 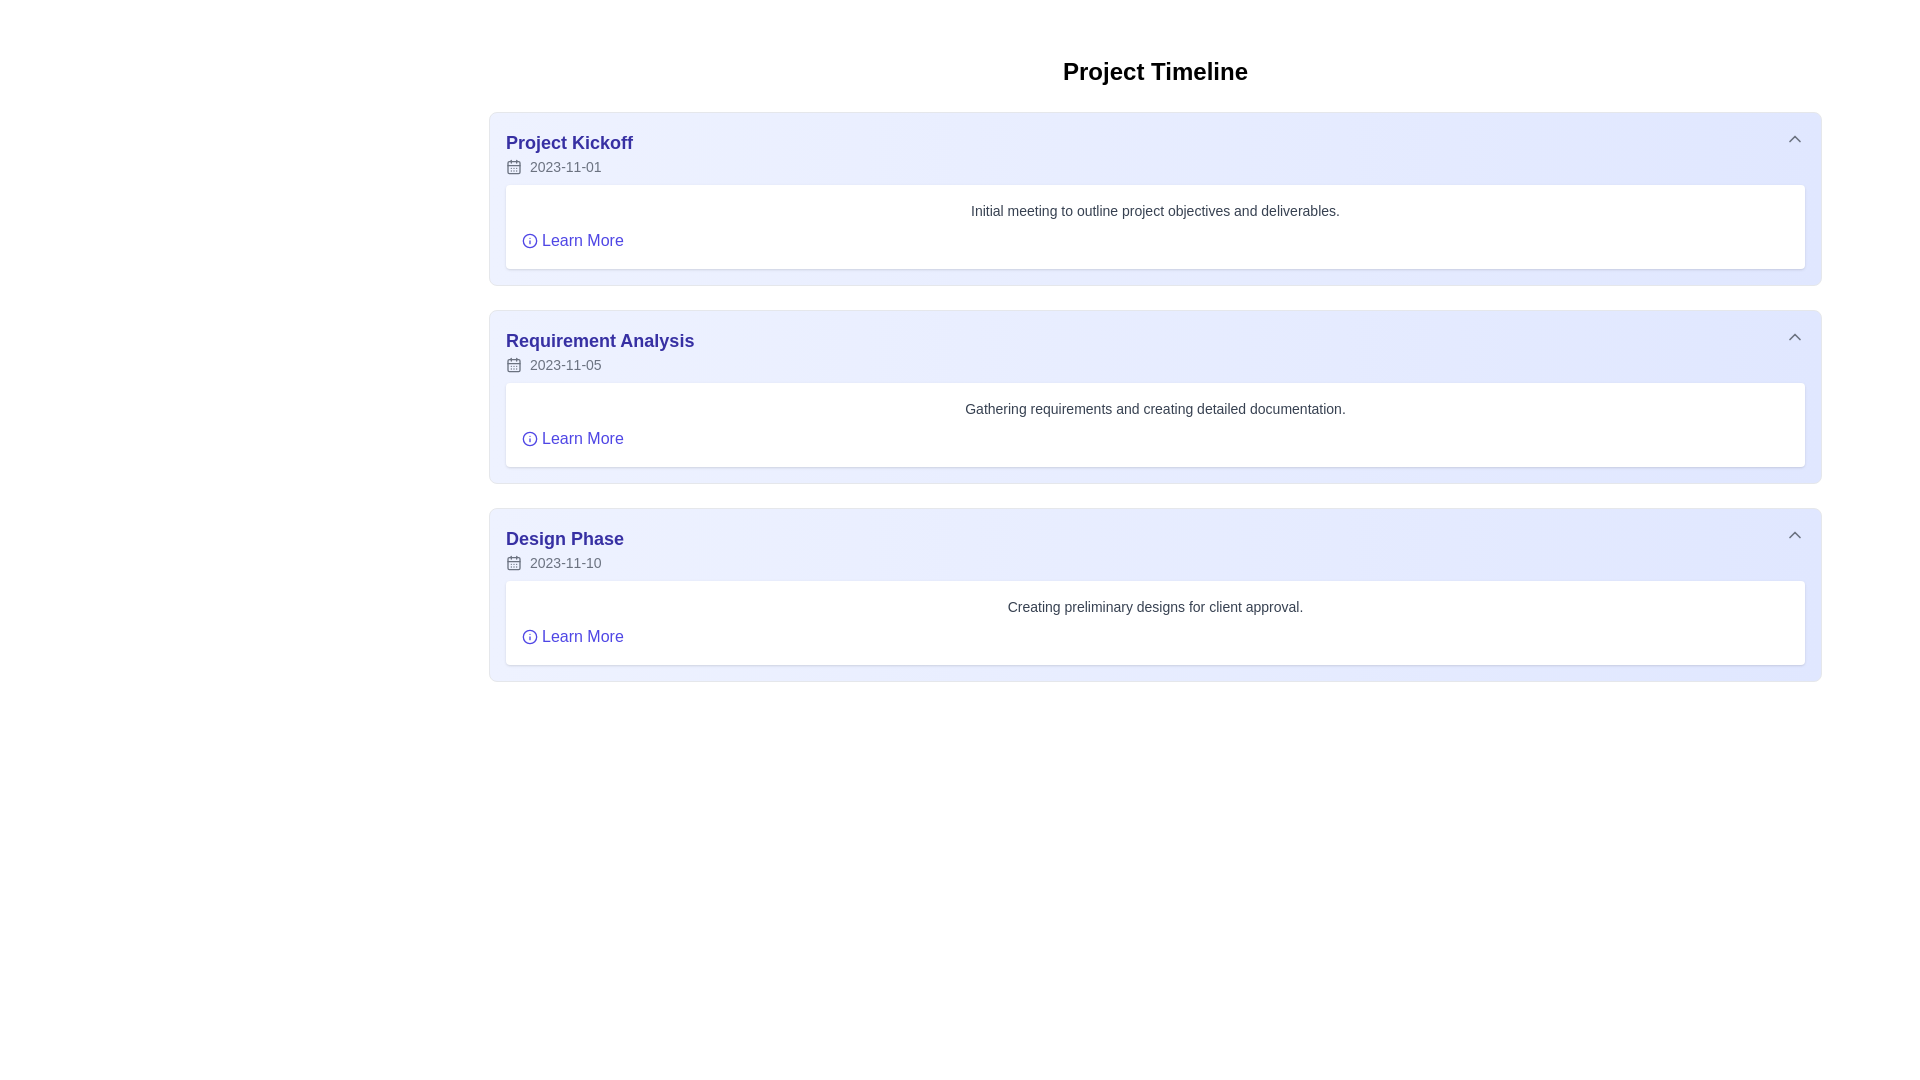 What do you see at coordinates (1155, 605) in the screenshot?
I see `the main description text in the 'Design Phase' section of the timeline interface, which provides information about specific tasks or goals` at bounding box center [1155, 605].